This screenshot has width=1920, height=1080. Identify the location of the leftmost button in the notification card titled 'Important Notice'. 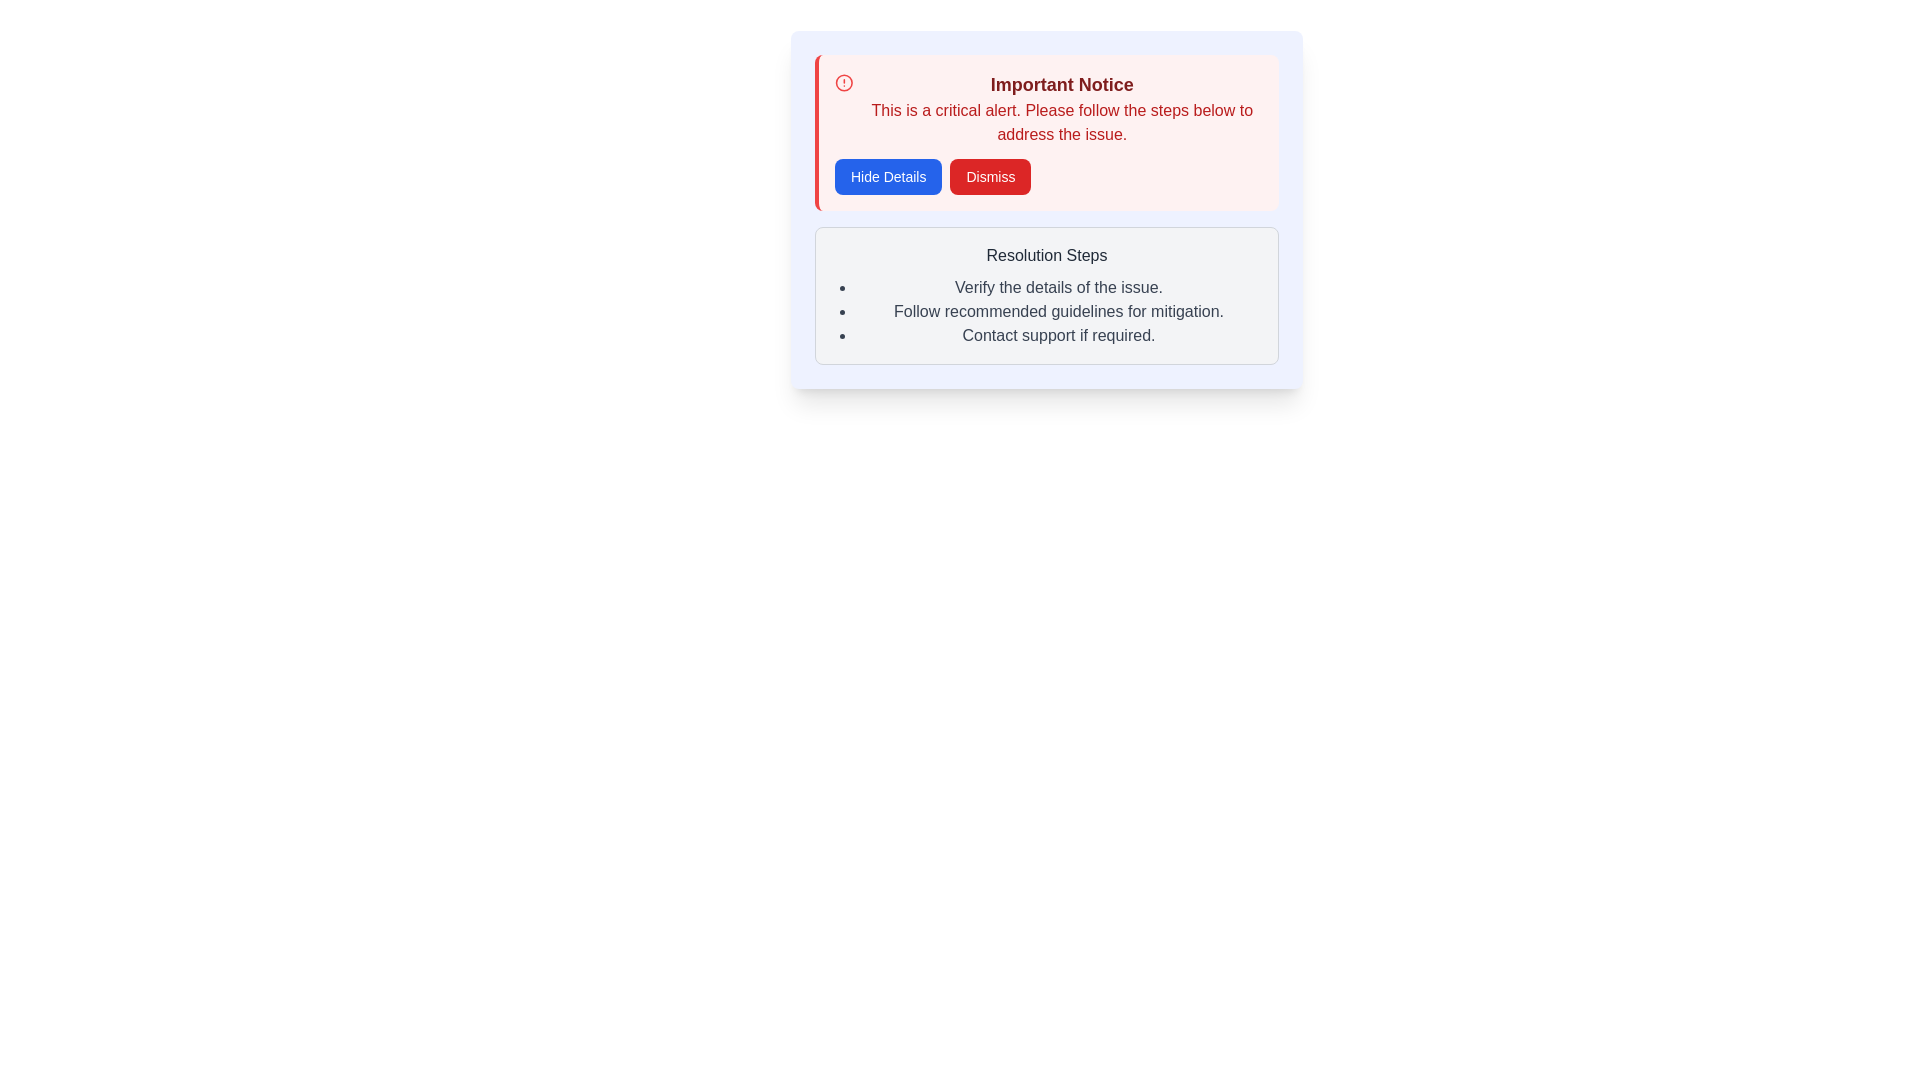
(887, 176).